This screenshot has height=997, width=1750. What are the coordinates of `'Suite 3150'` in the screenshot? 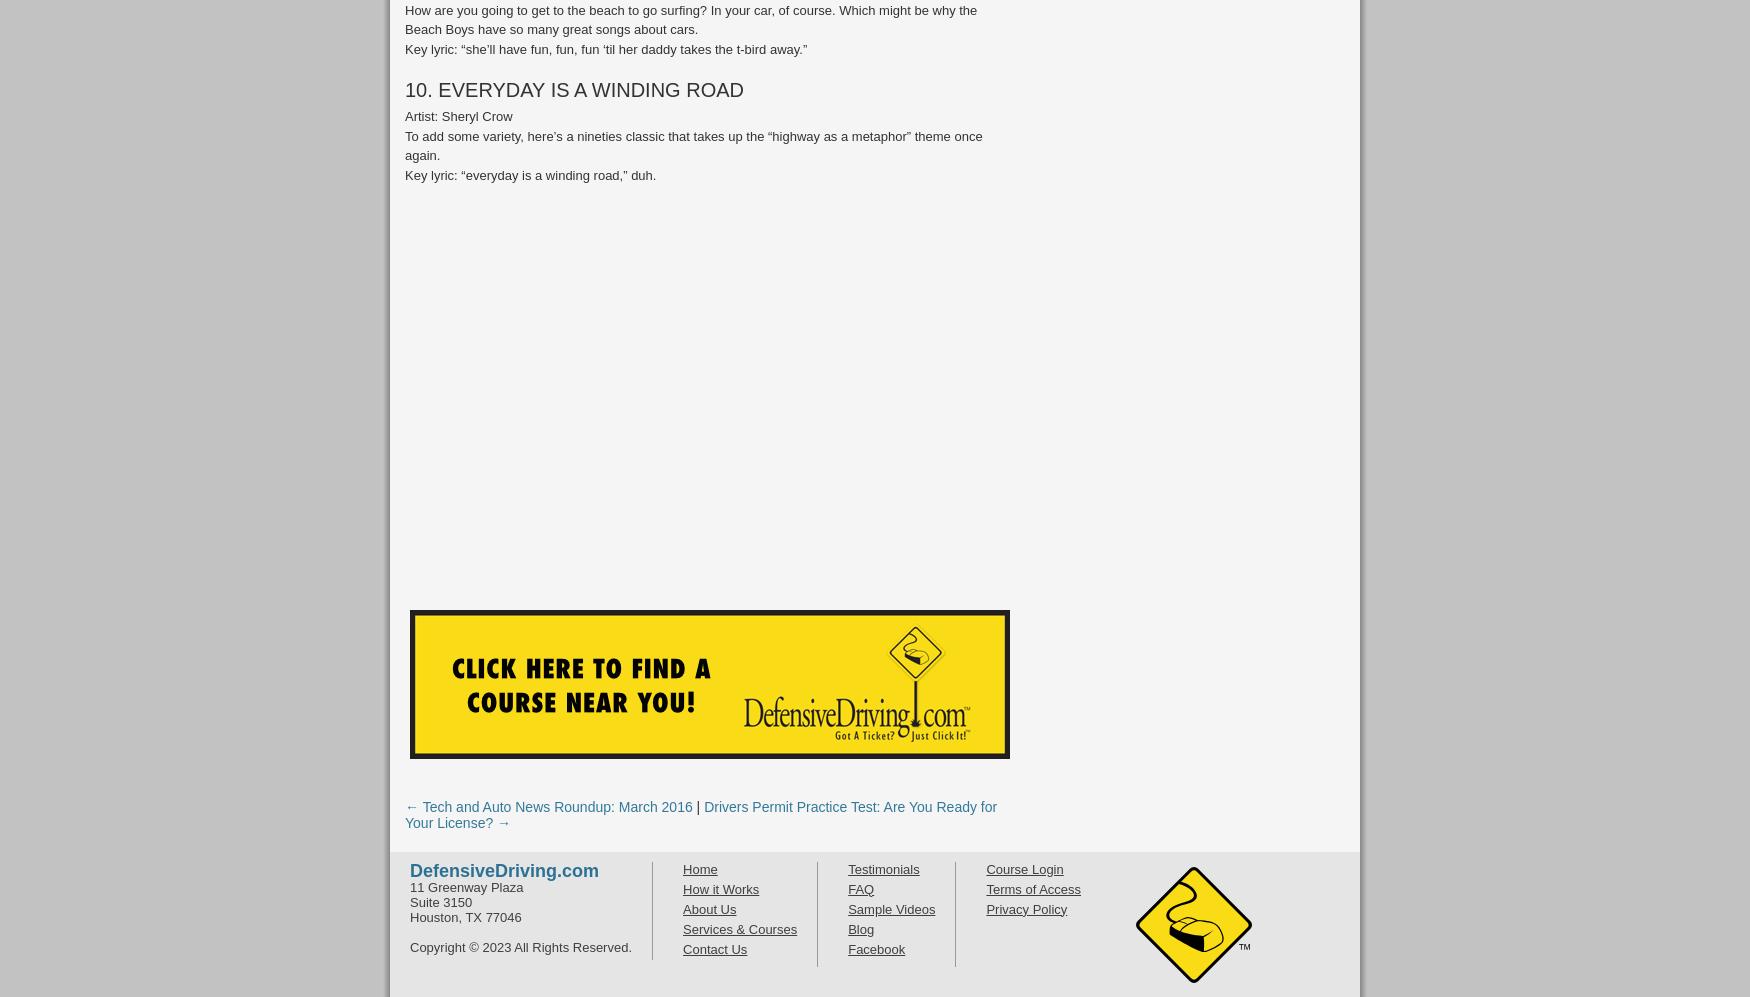 It's located at (441, 900).